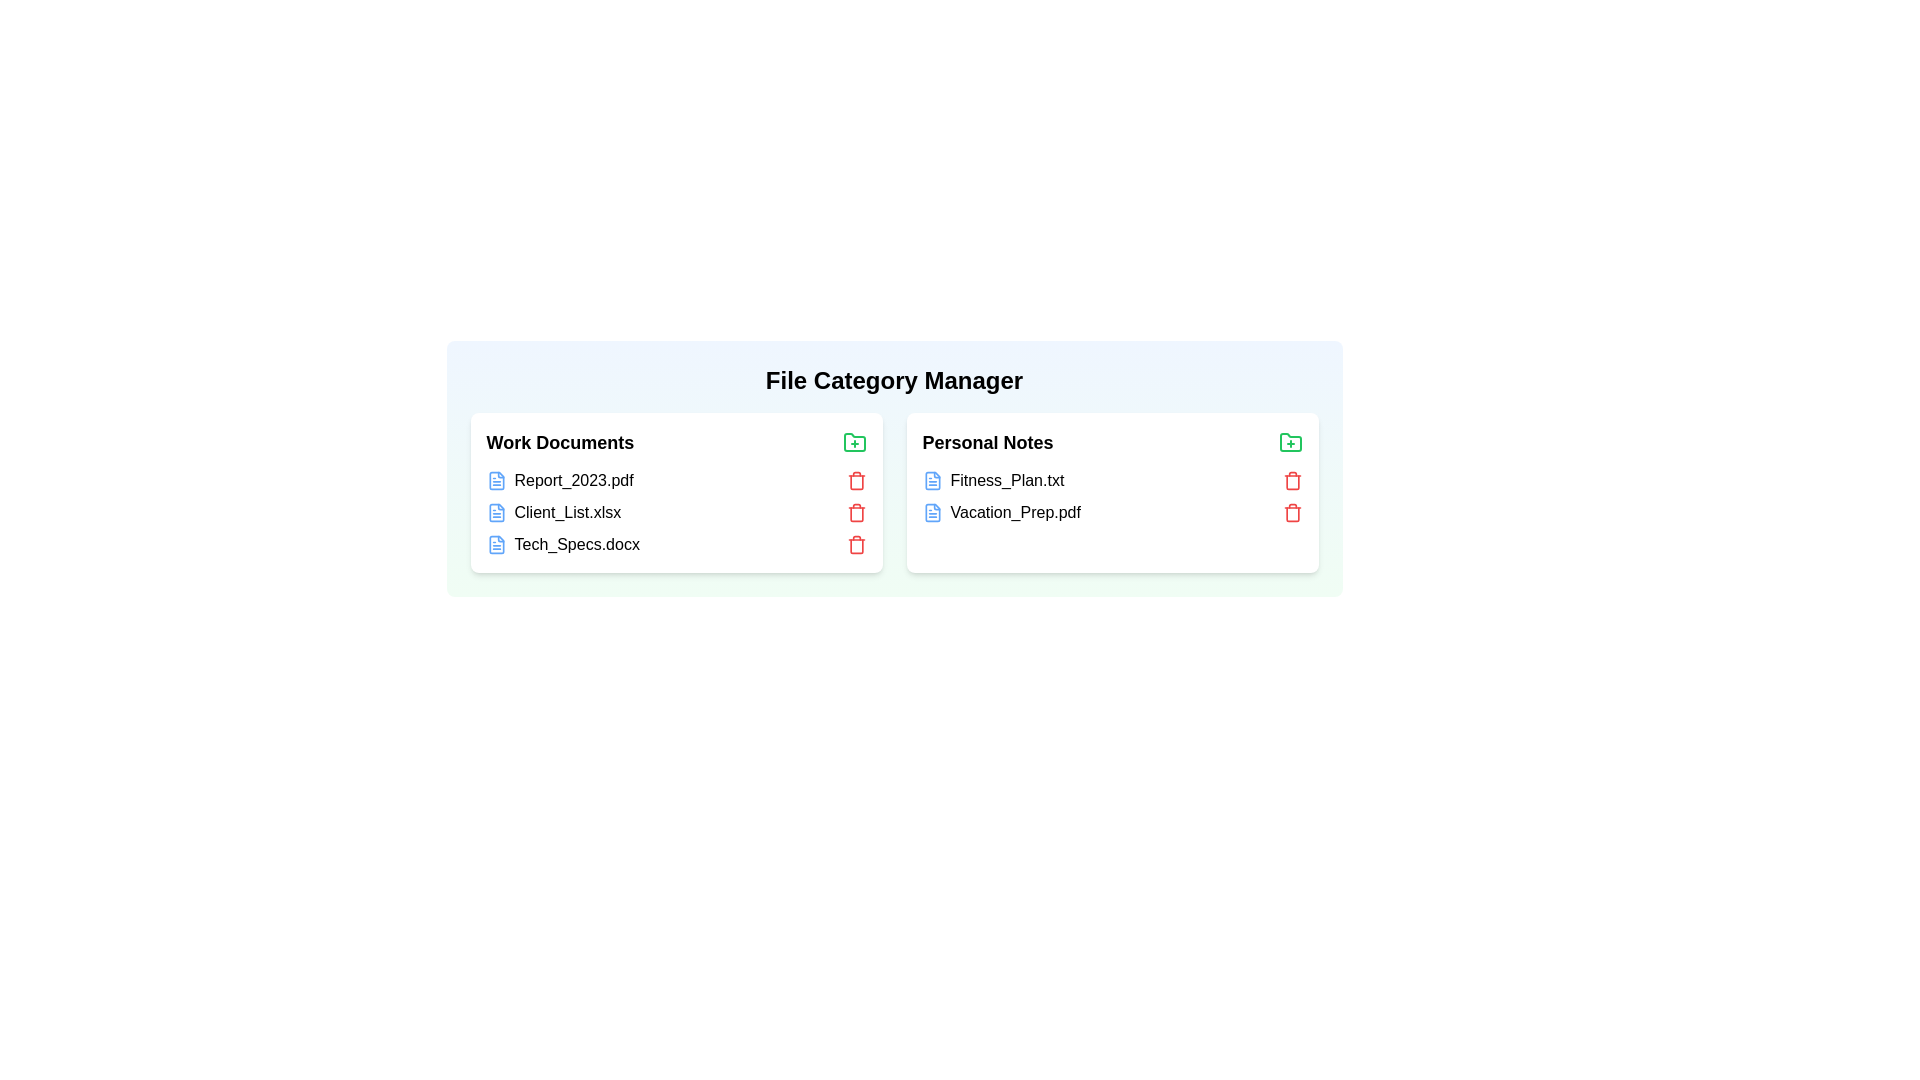  I want to click on the file named Fitness_Plan.txt in the category Personal Notes, so click(999, 479).